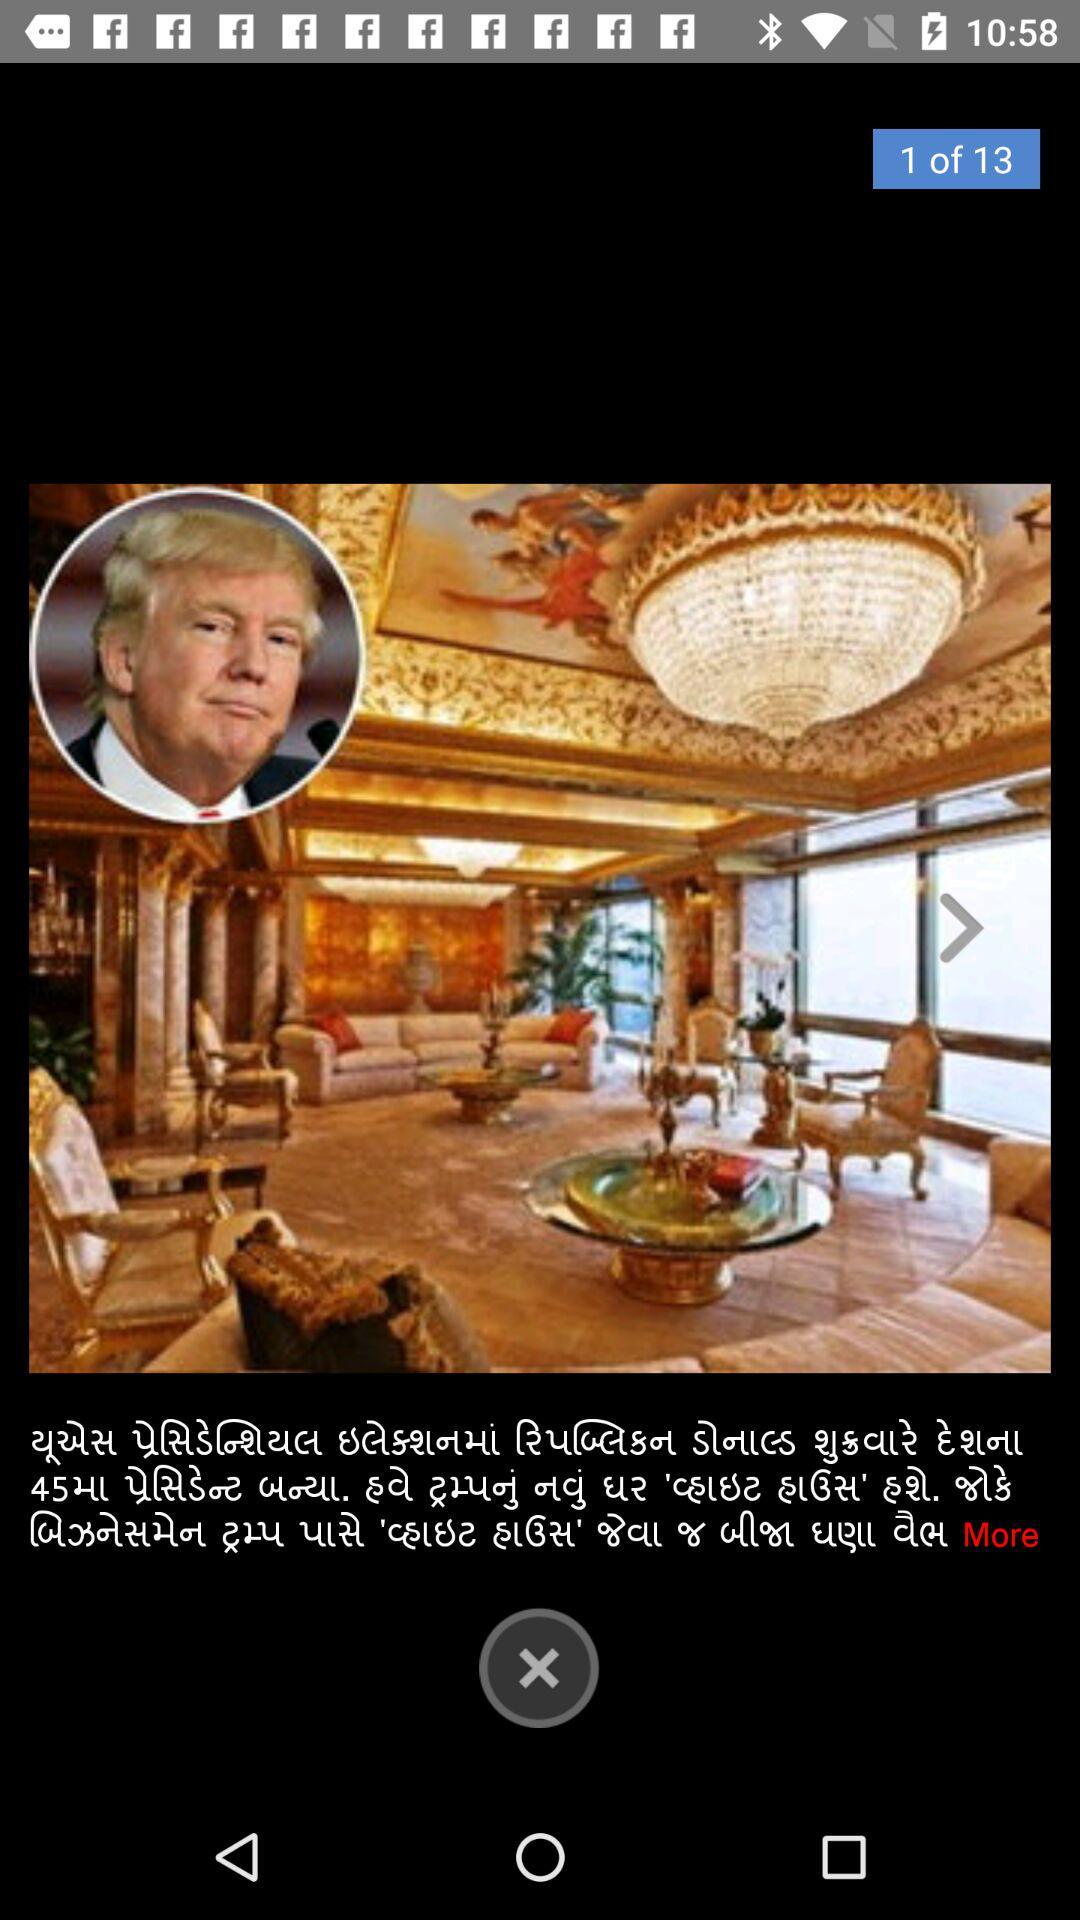 The height and width of the screenshot is (1920, 1080). I want to click on the arrow_forward icon, so click(960, 927).